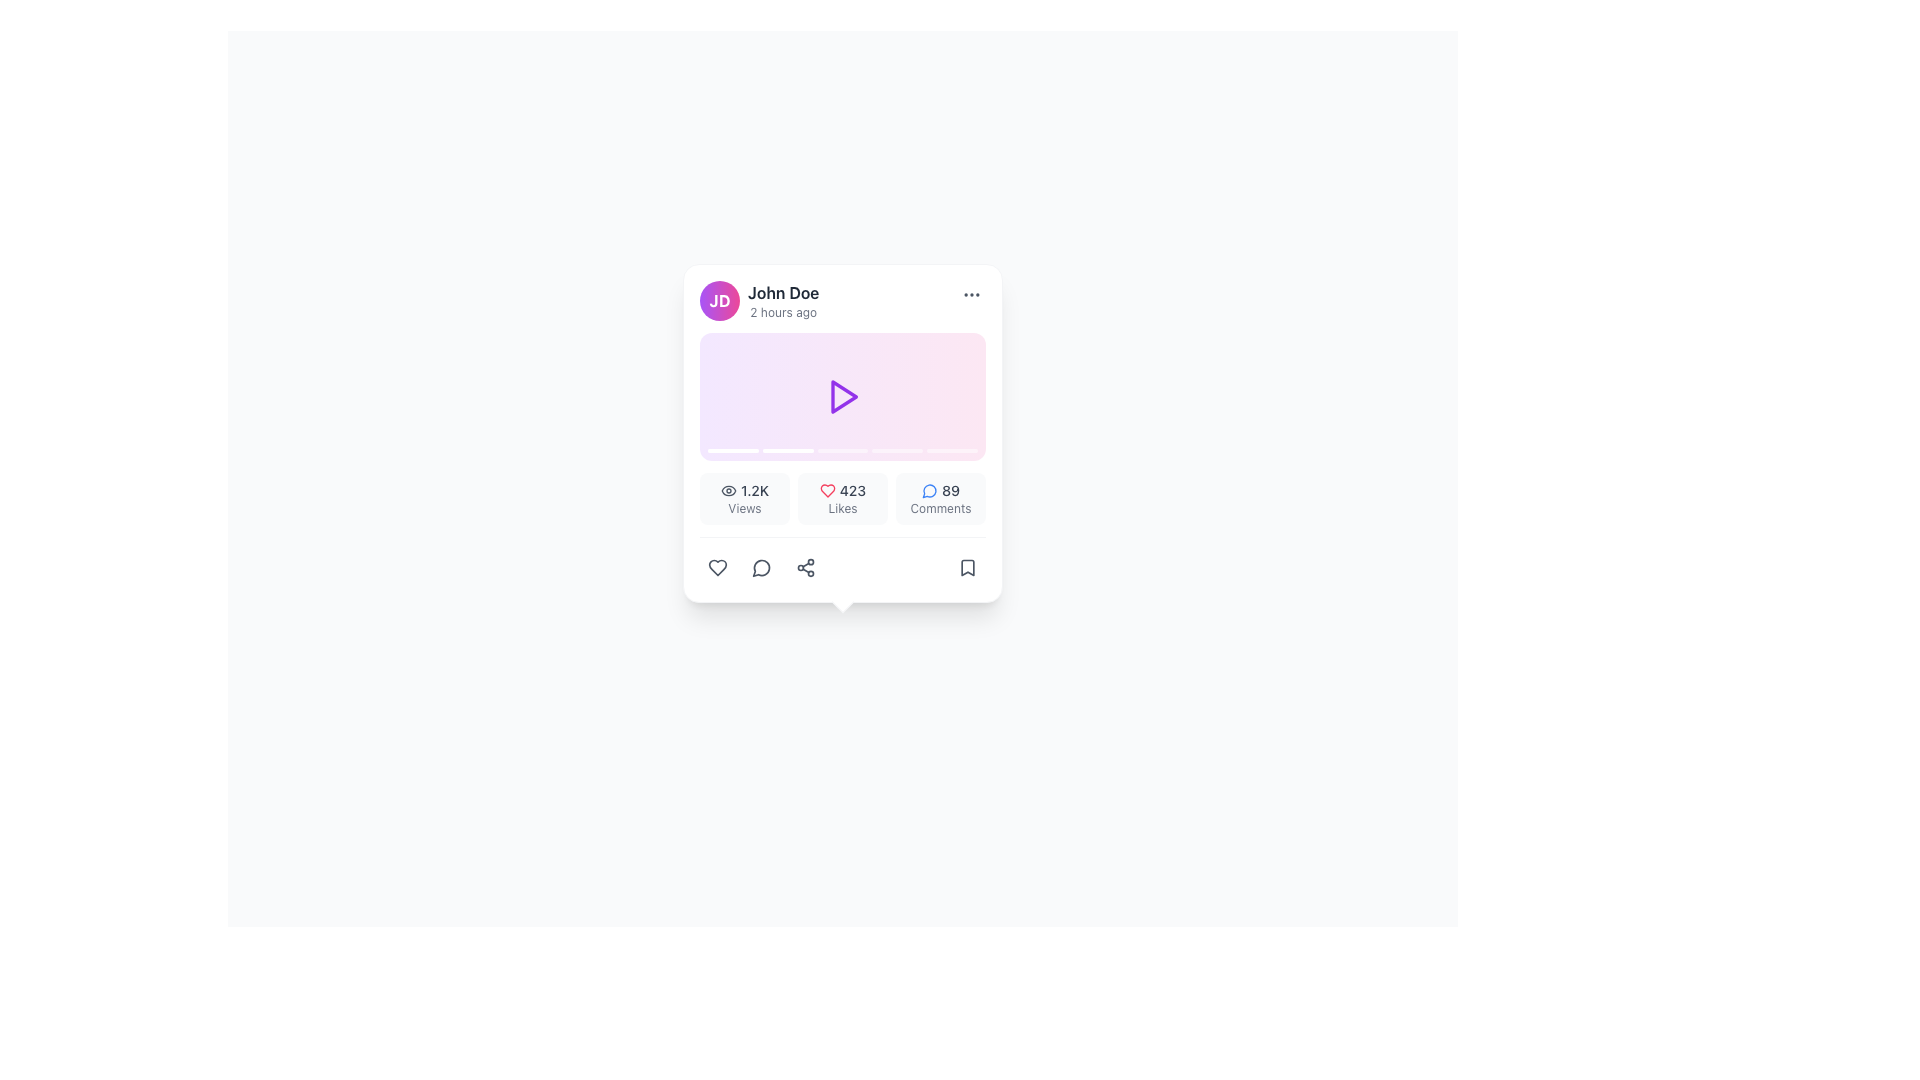  I want to click on the 'Comments' label, which is styled in gray color and located below the numeric text '89' in the user interaction section, so click(939, 508).